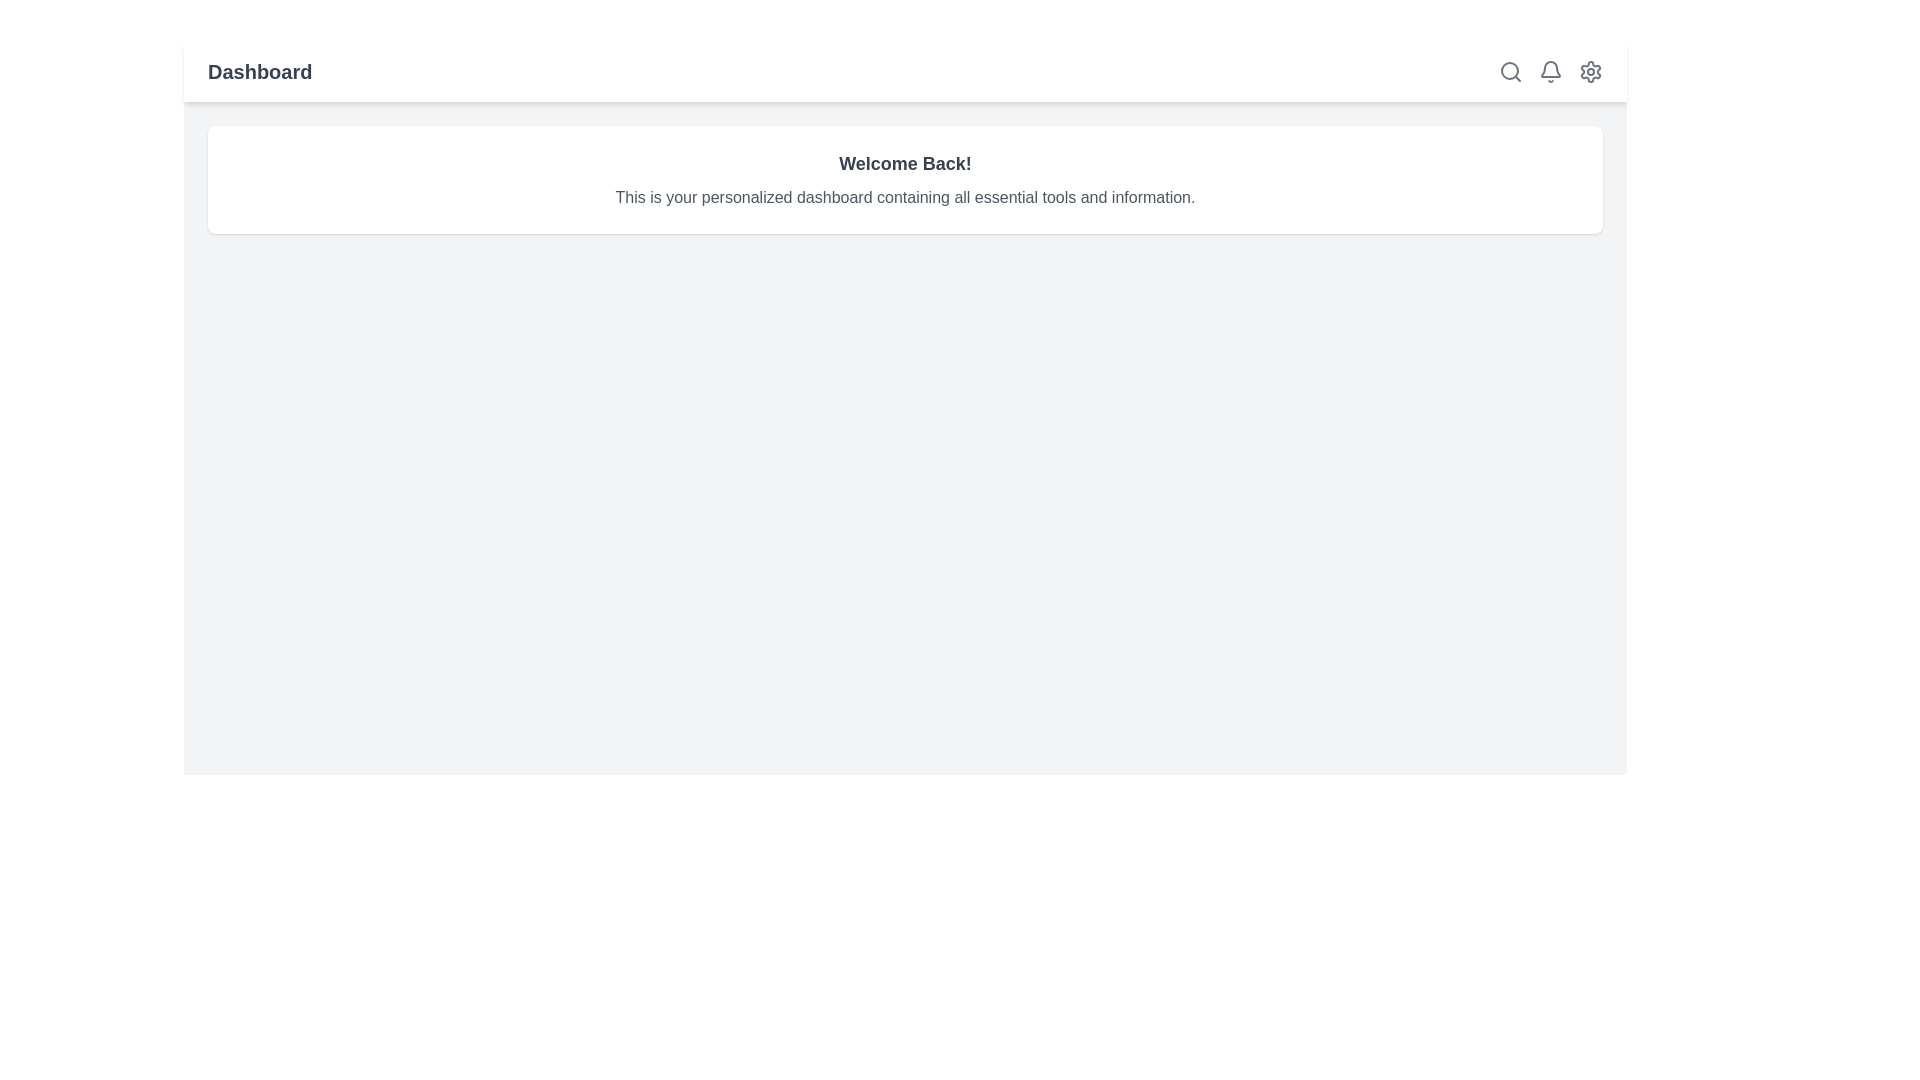  What do you see at coordinates (1549, 68) in the screenshot?
I see `the curved line that forms the main body of the bell icon in the top-right corner of the interface` at bounding box center [1549, 68].